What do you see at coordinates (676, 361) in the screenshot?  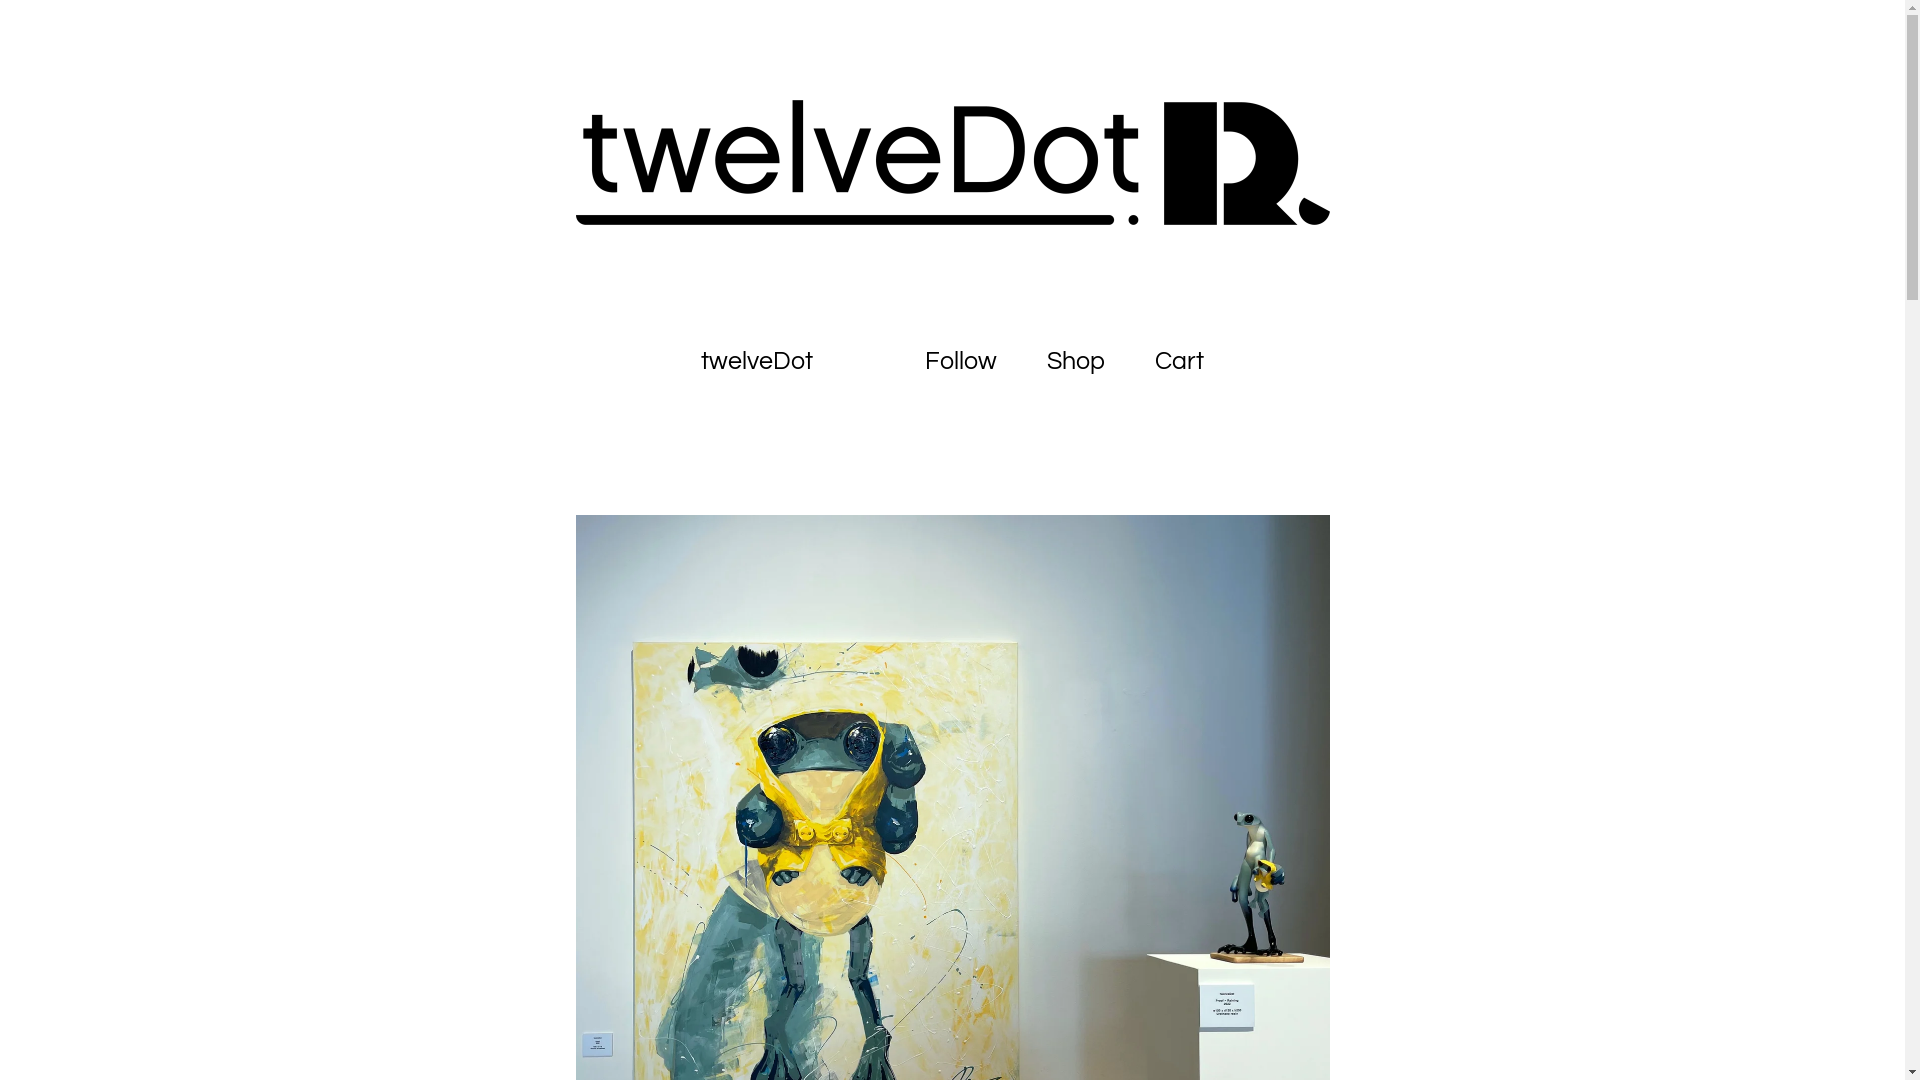 I see `'twelveDot'` at bounding box center [676, 361].